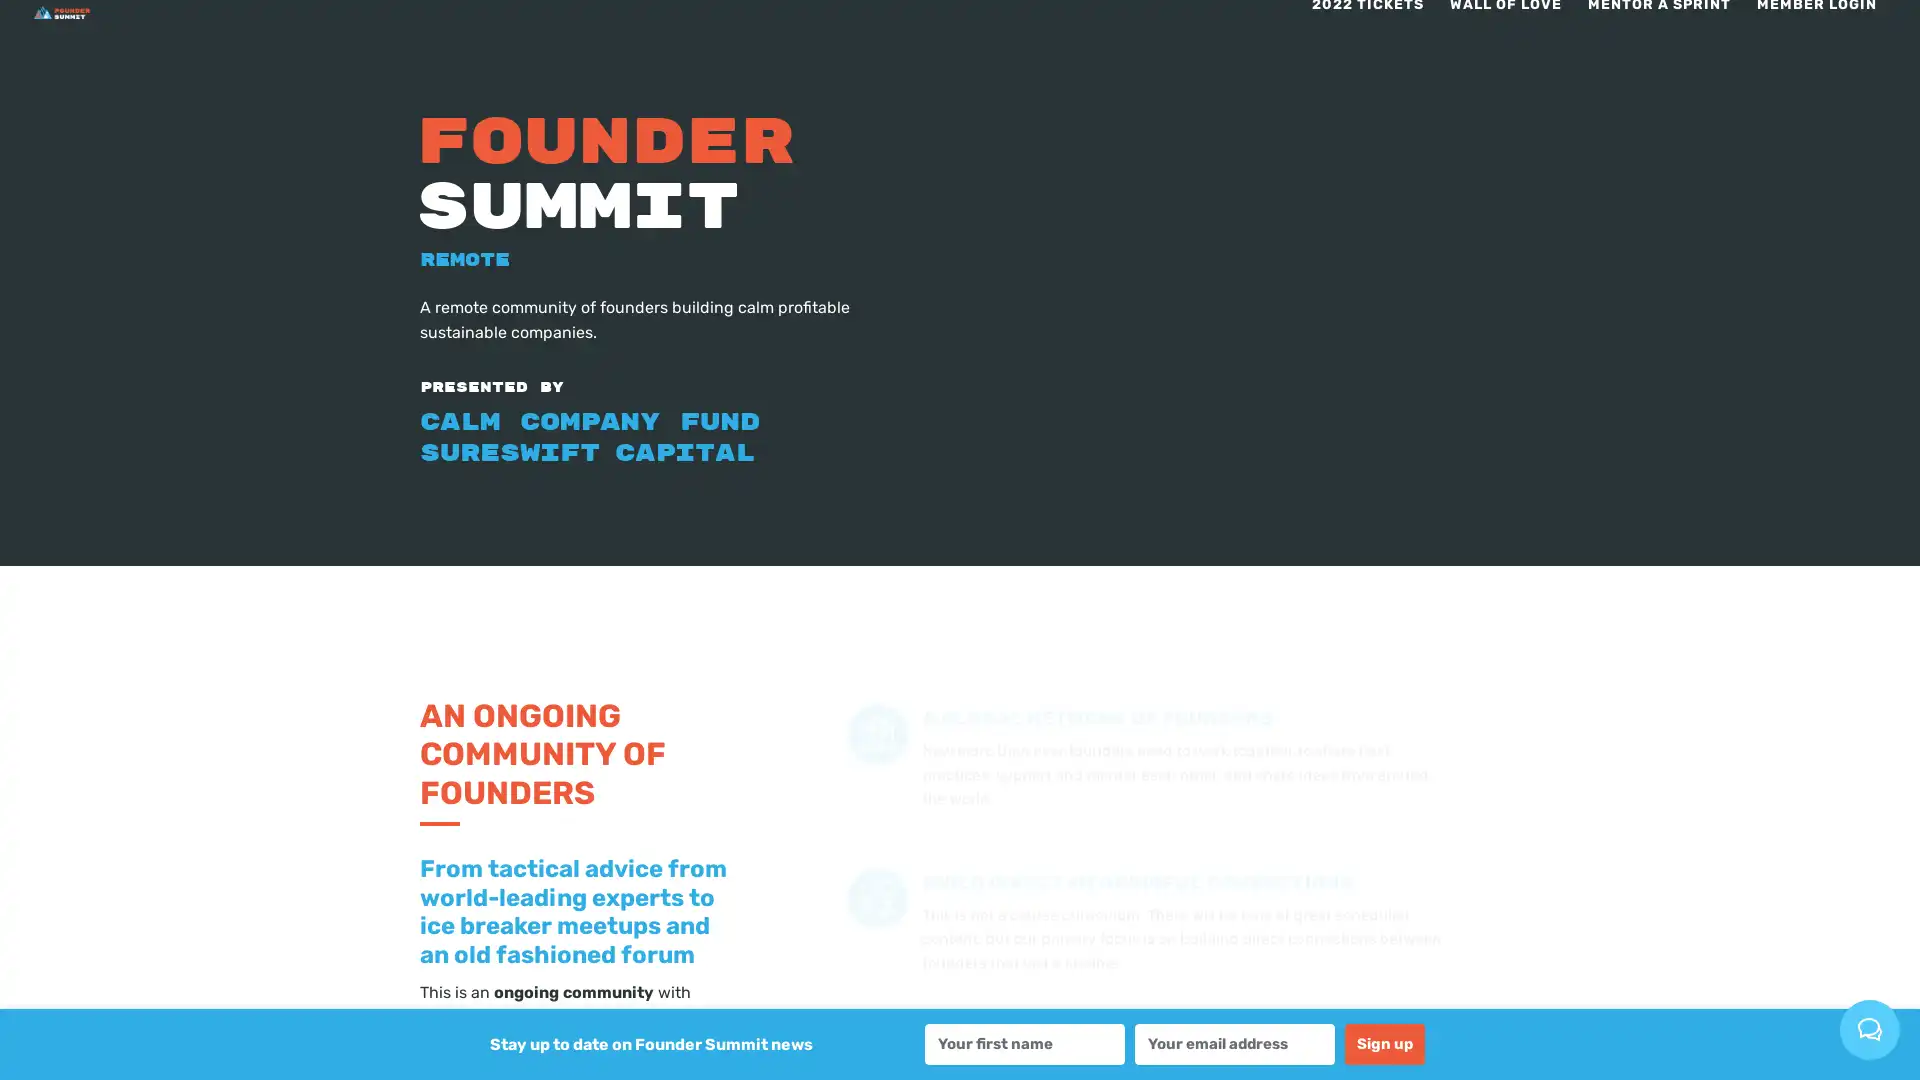 The height and width of the screenshot is (1080, 1920). What do you see at coordinates (1384, 1043) in the screenshot?
I see `Sign up` at bounding box center [1384, 1043].